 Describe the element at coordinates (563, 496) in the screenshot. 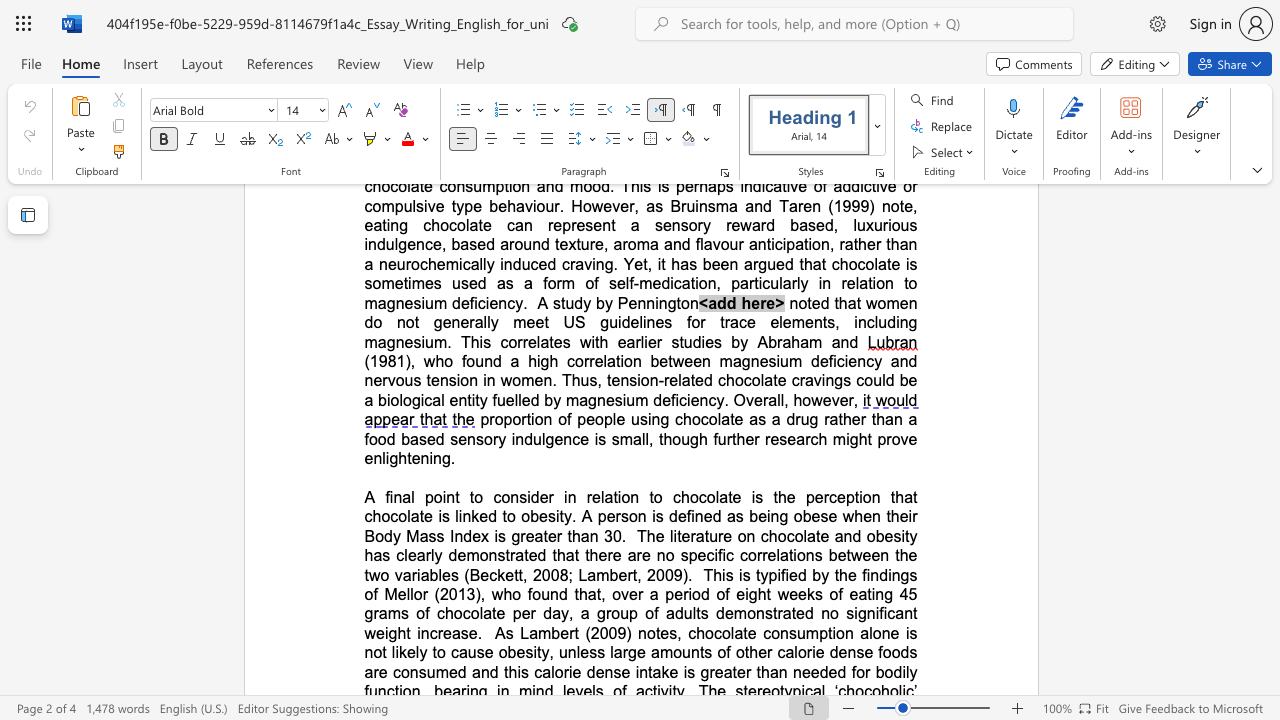

I see `the subset text "in relation to chocolate is" within the text "to consider in relation to chocolate is the"` at that location.